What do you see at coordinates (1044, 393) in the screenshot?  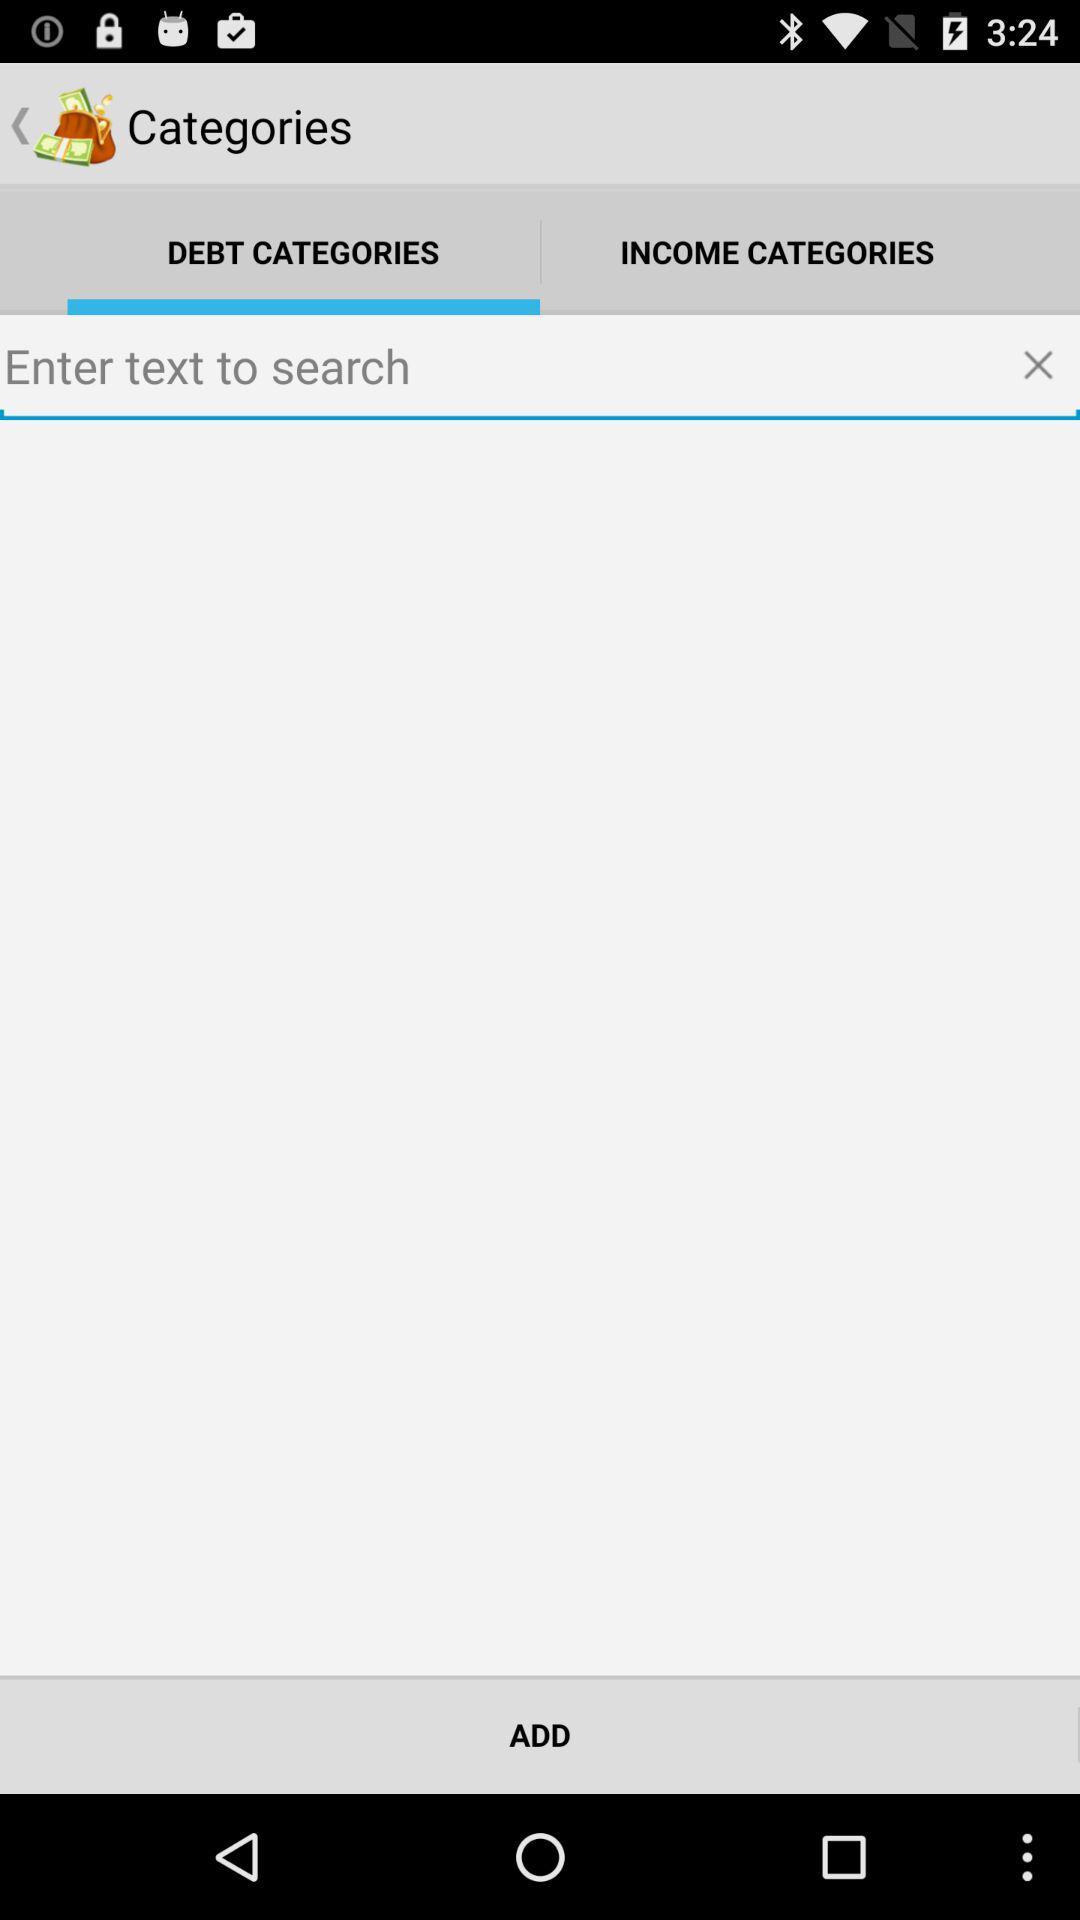 I see `the close icon` at bounding box center [1044, 393].